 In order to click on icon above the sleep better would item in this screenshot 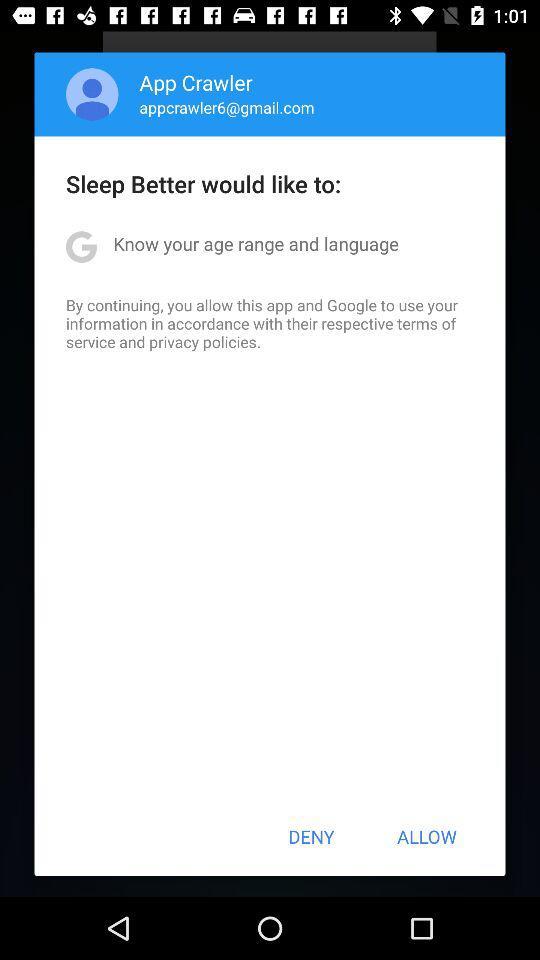, I will do `click(91, 94)`.